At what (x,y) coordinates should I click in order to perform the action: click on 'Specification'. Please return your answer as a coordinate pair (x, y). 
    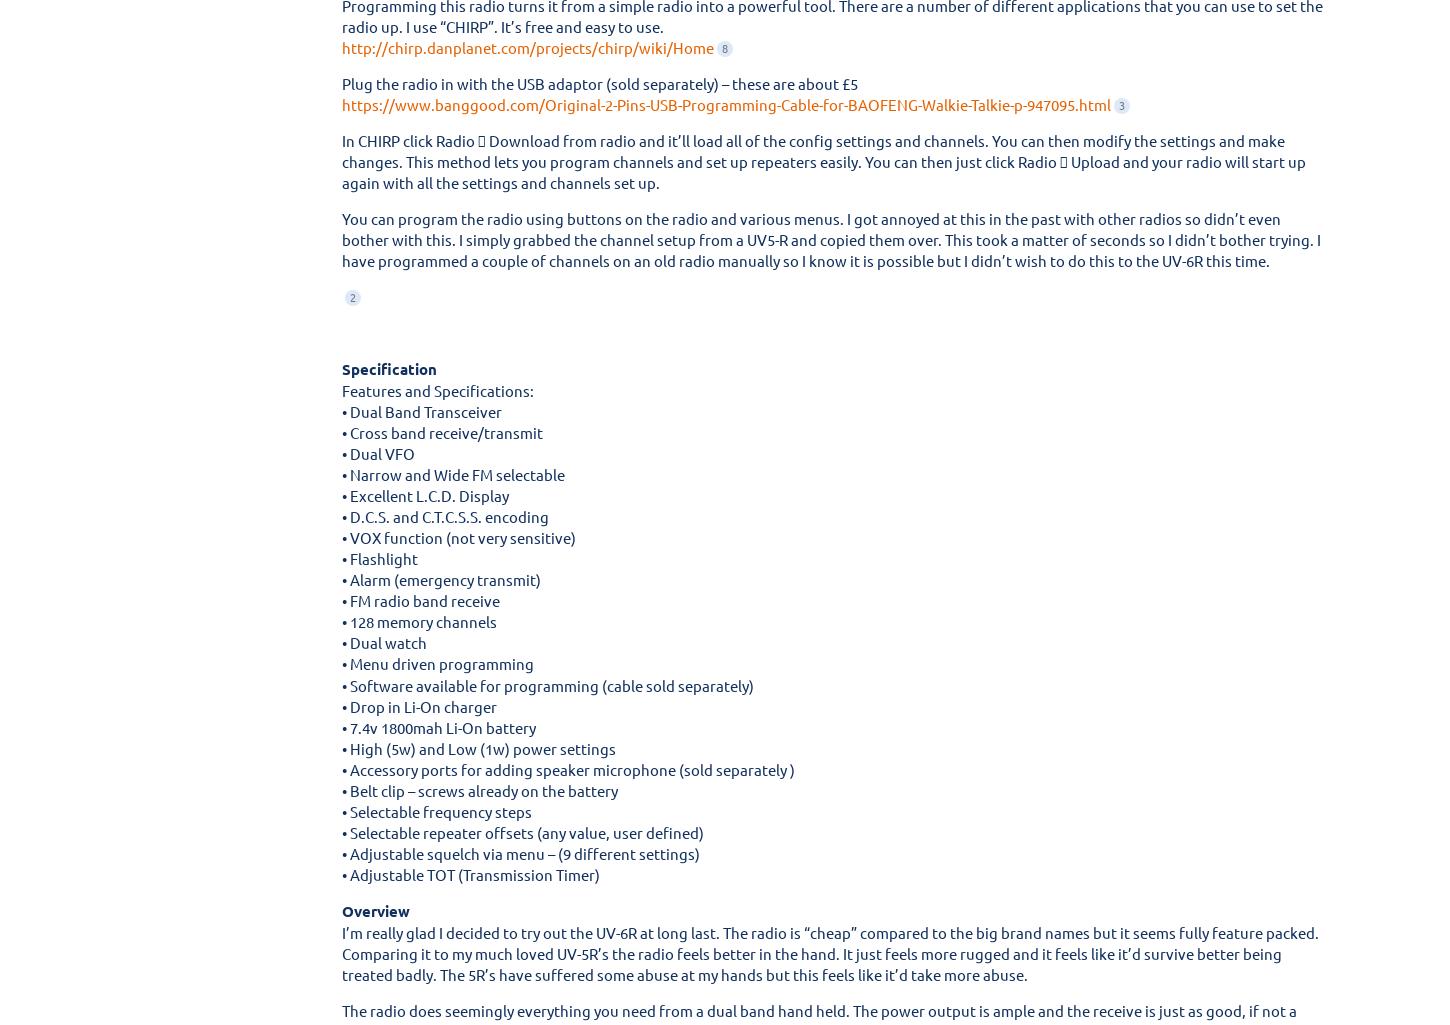
    Looking at the image, I should click on (388, 368).